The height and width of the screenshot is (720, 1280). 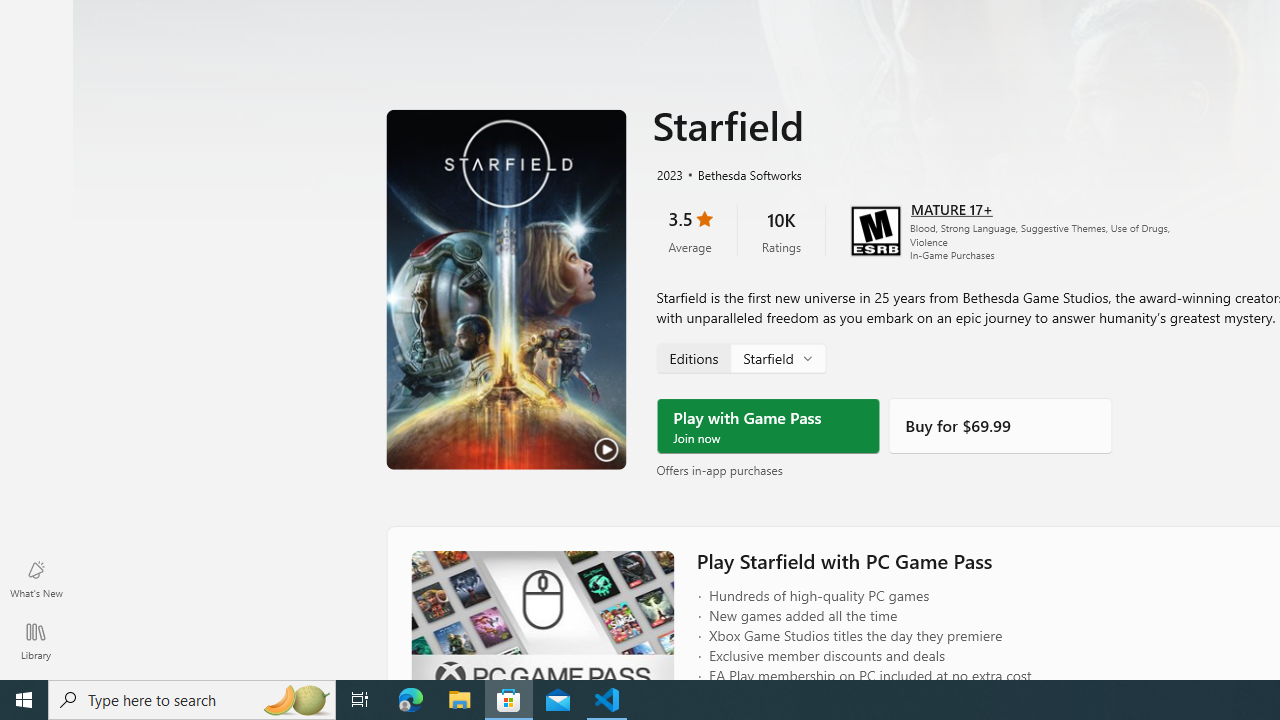 I want to click on 'Library', so click(x=35, y=640).